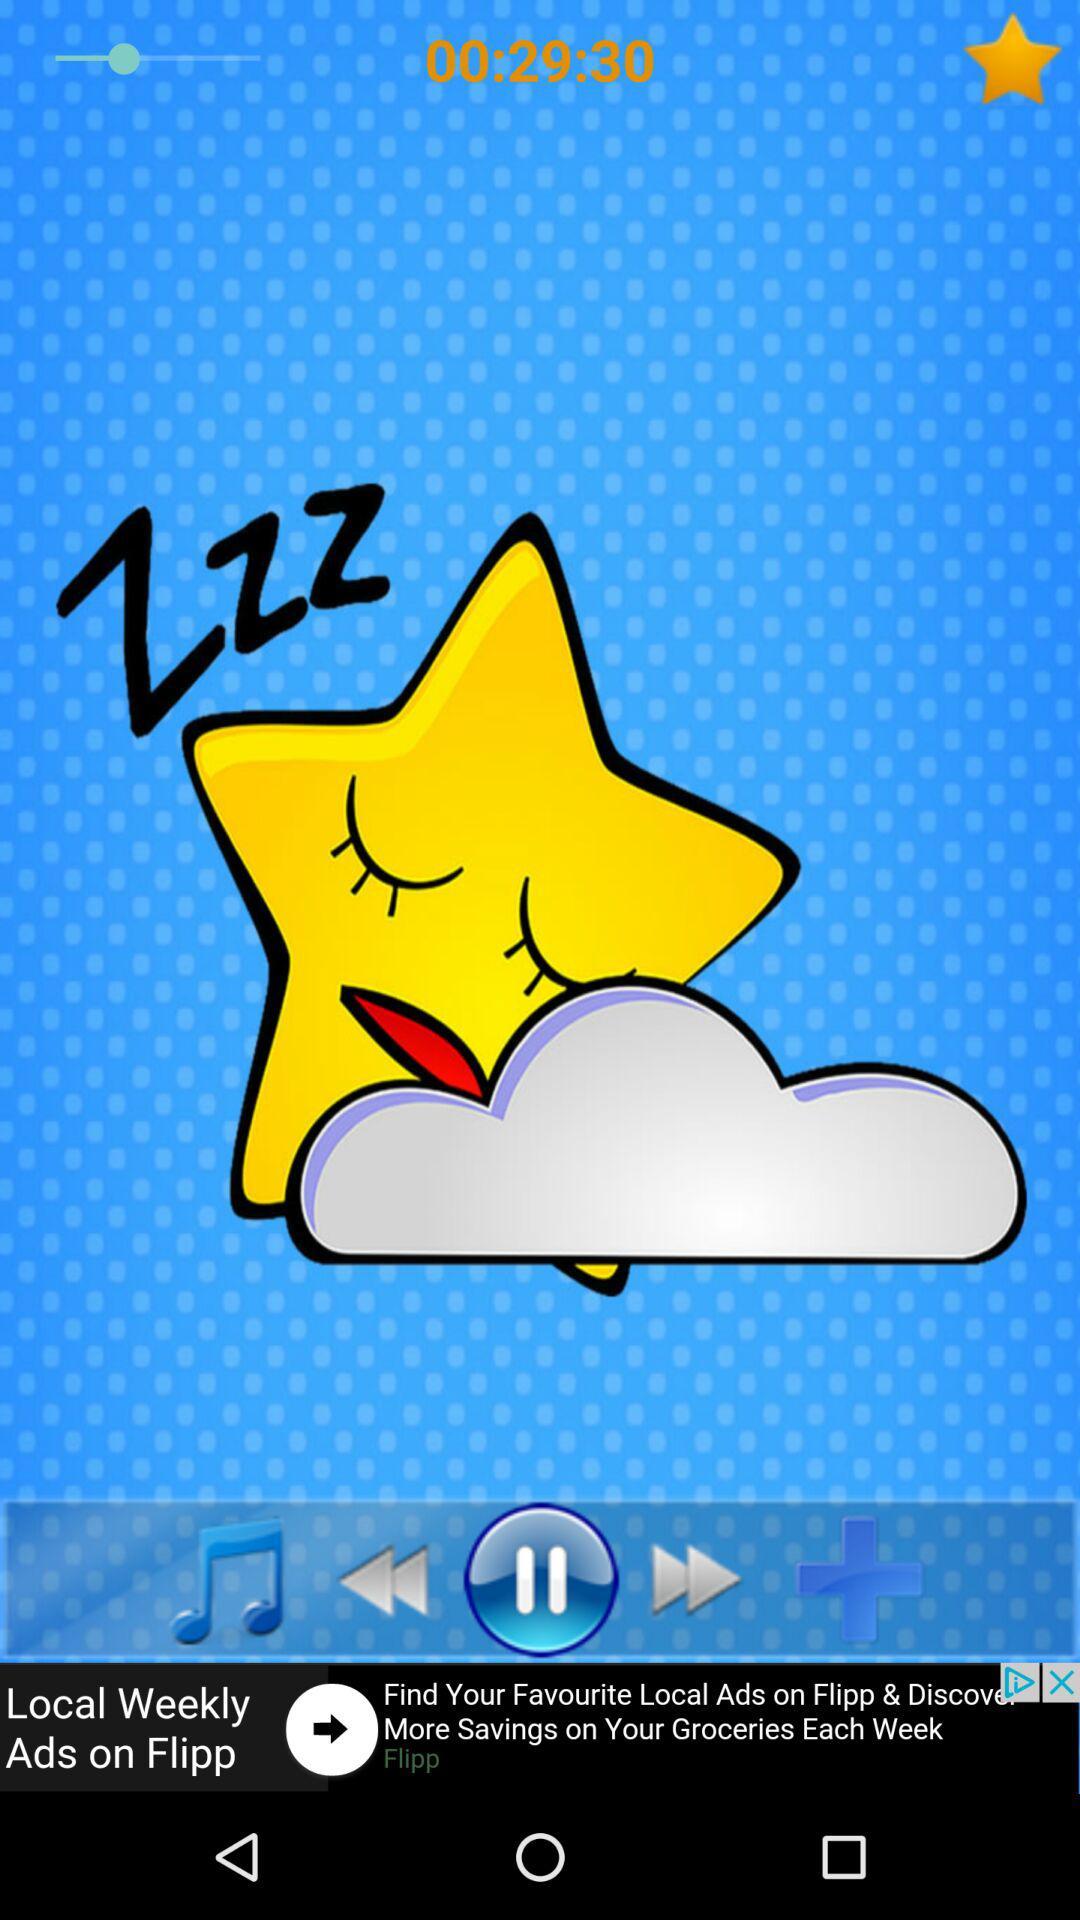  Describe the element at coordinates (371, 1577) in the screenshot. I see `goto back` at that location.